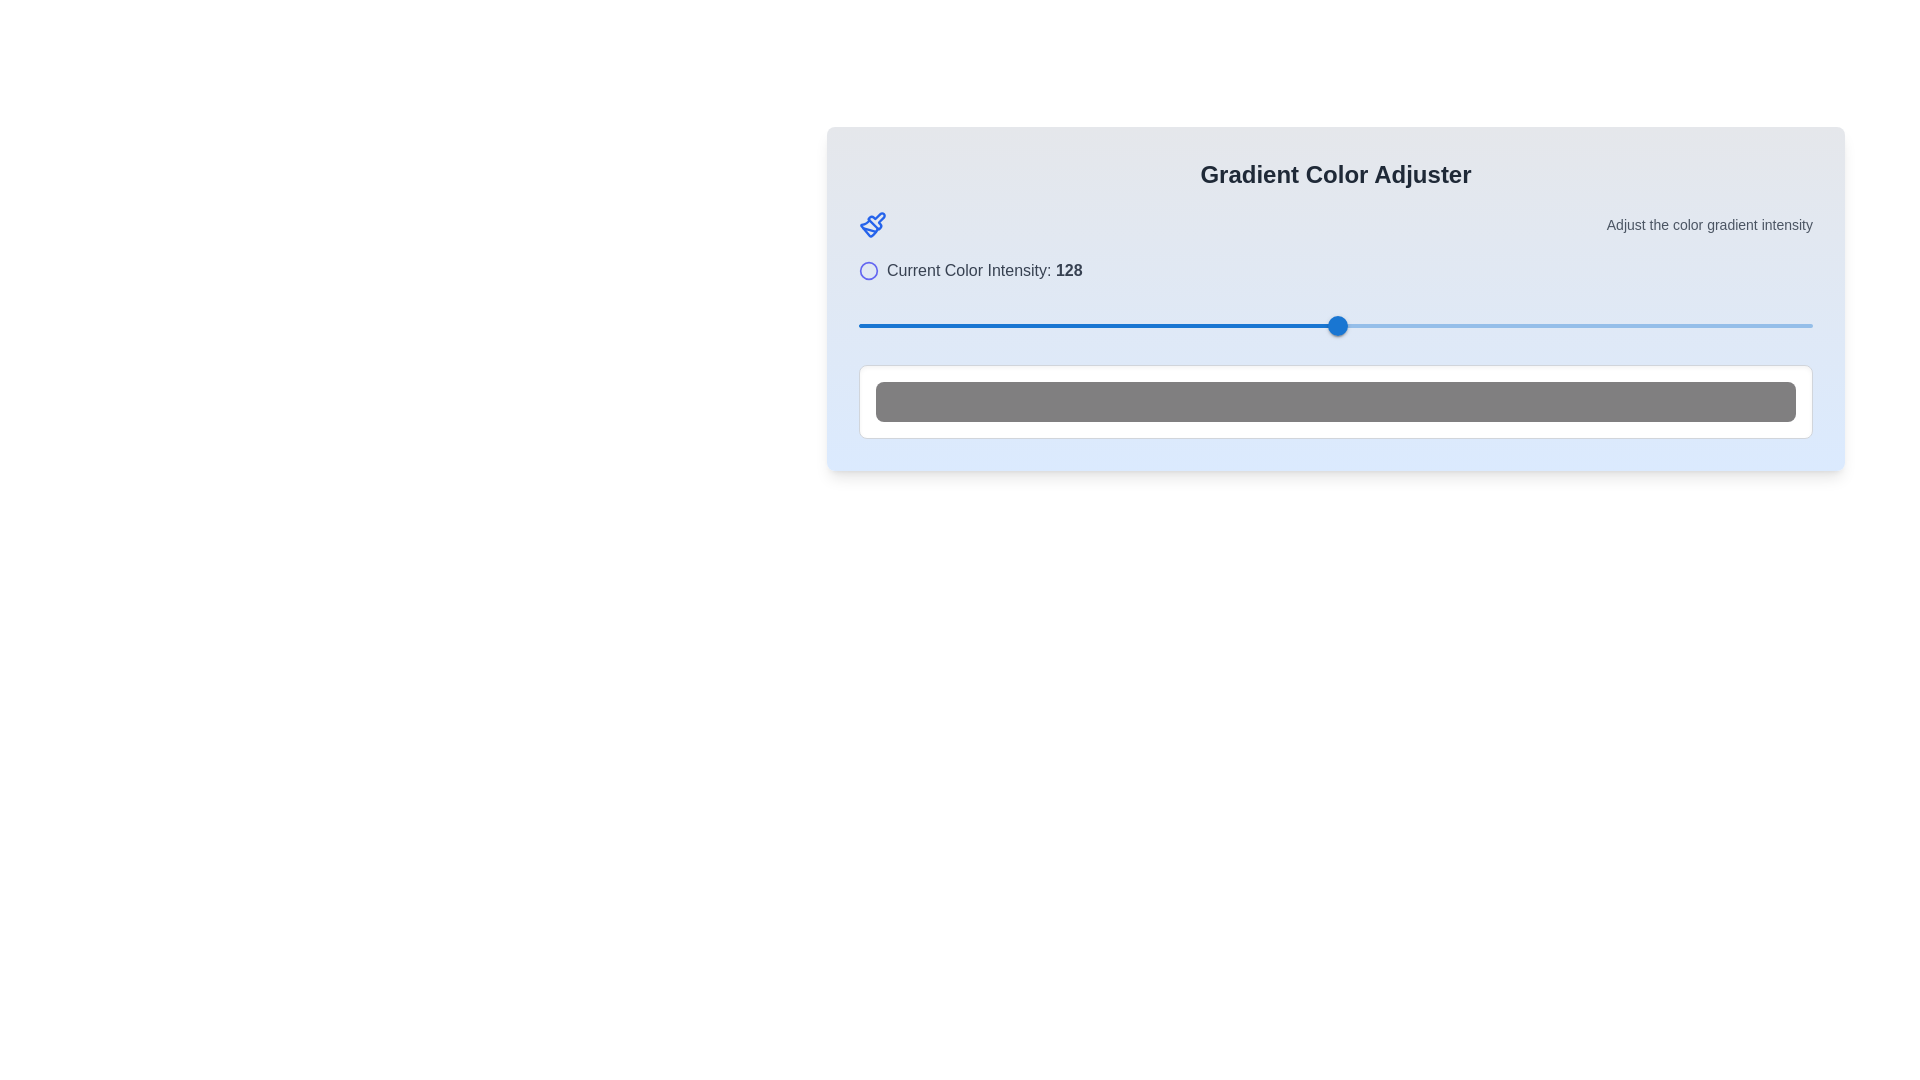 The height and width of the screenshot is (1080, 1920). Describe the element at coordinates (1337, 325) in the screenshot. I see `and hold the circular slider thumb with a blue fill displaying the numeric value '128' to move it along the horizontal slider track` at that location.